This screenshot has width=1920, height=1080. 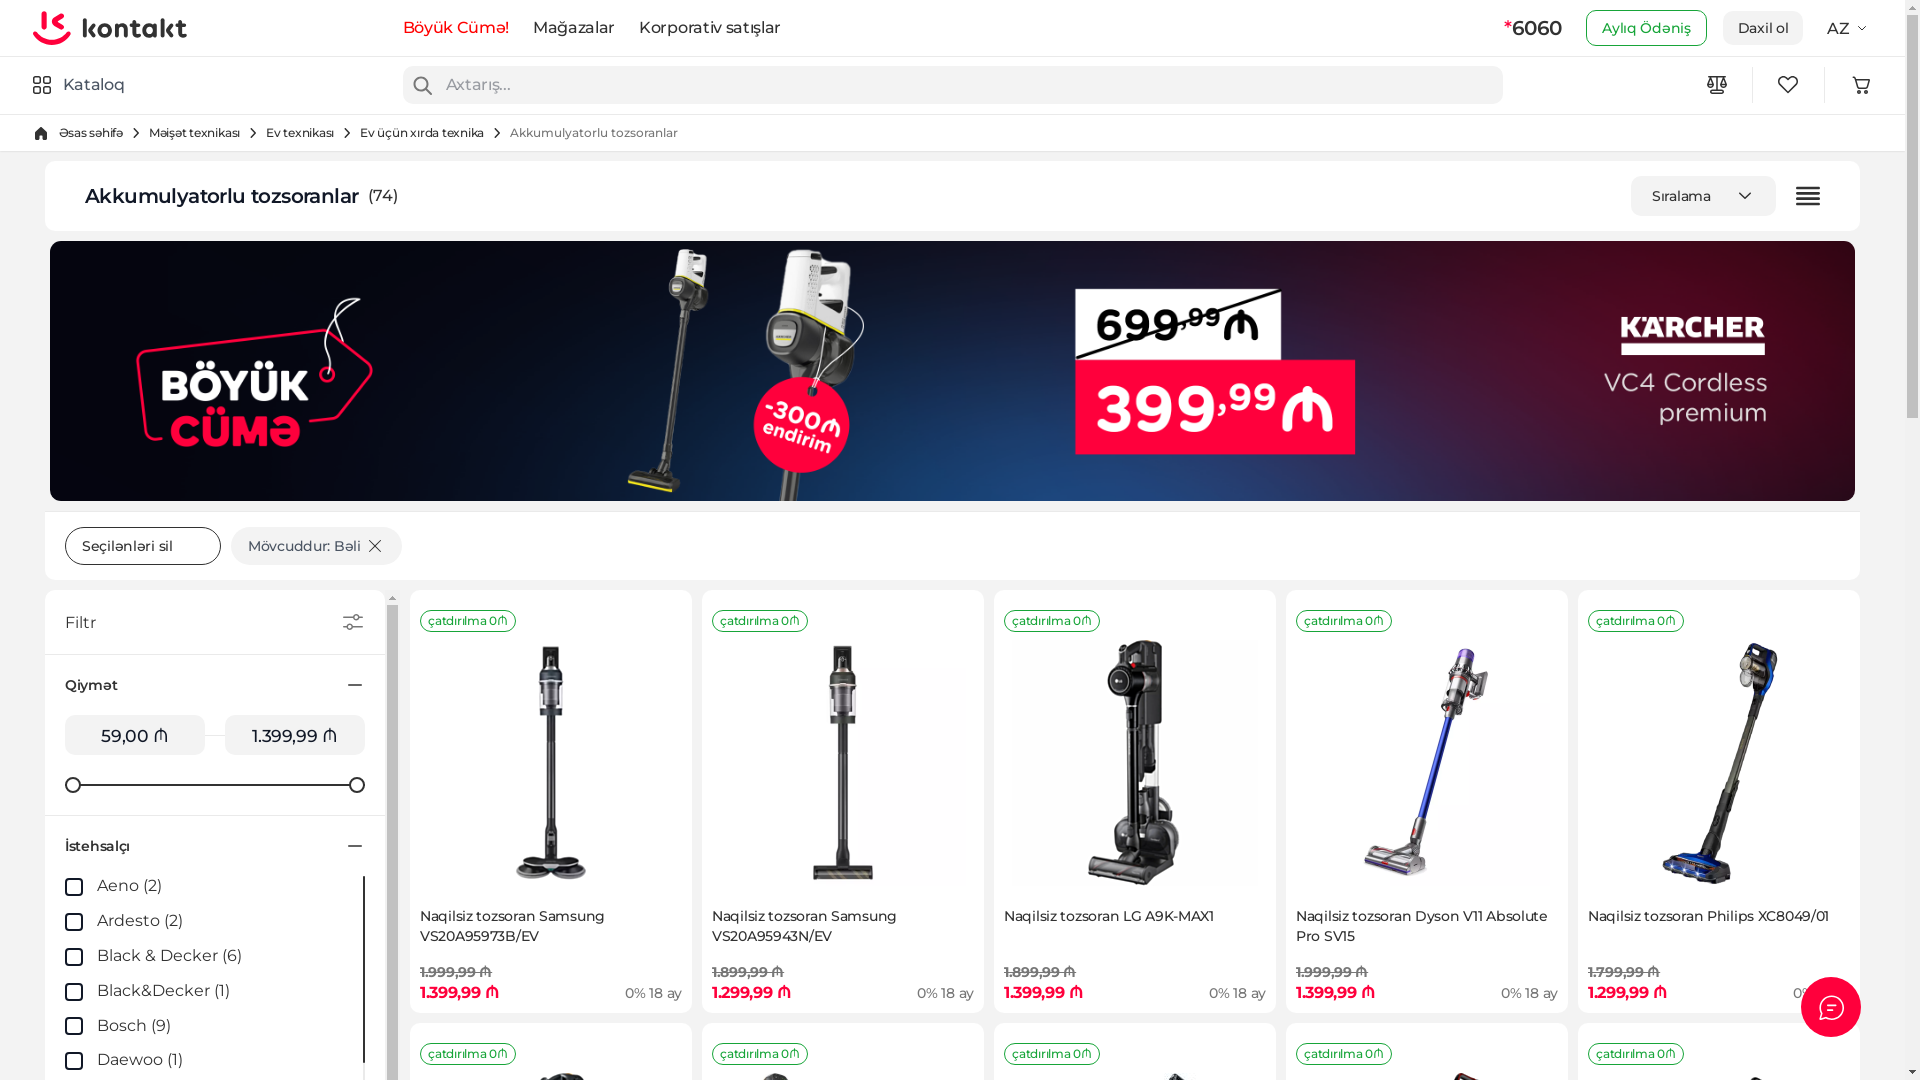 What do you see at coordinates (551, 763) in the screenshot?
I see `'Naqilsiz tozsoran Samsung VS20A95973B/EV	 '` at bounding box center [551, 763].